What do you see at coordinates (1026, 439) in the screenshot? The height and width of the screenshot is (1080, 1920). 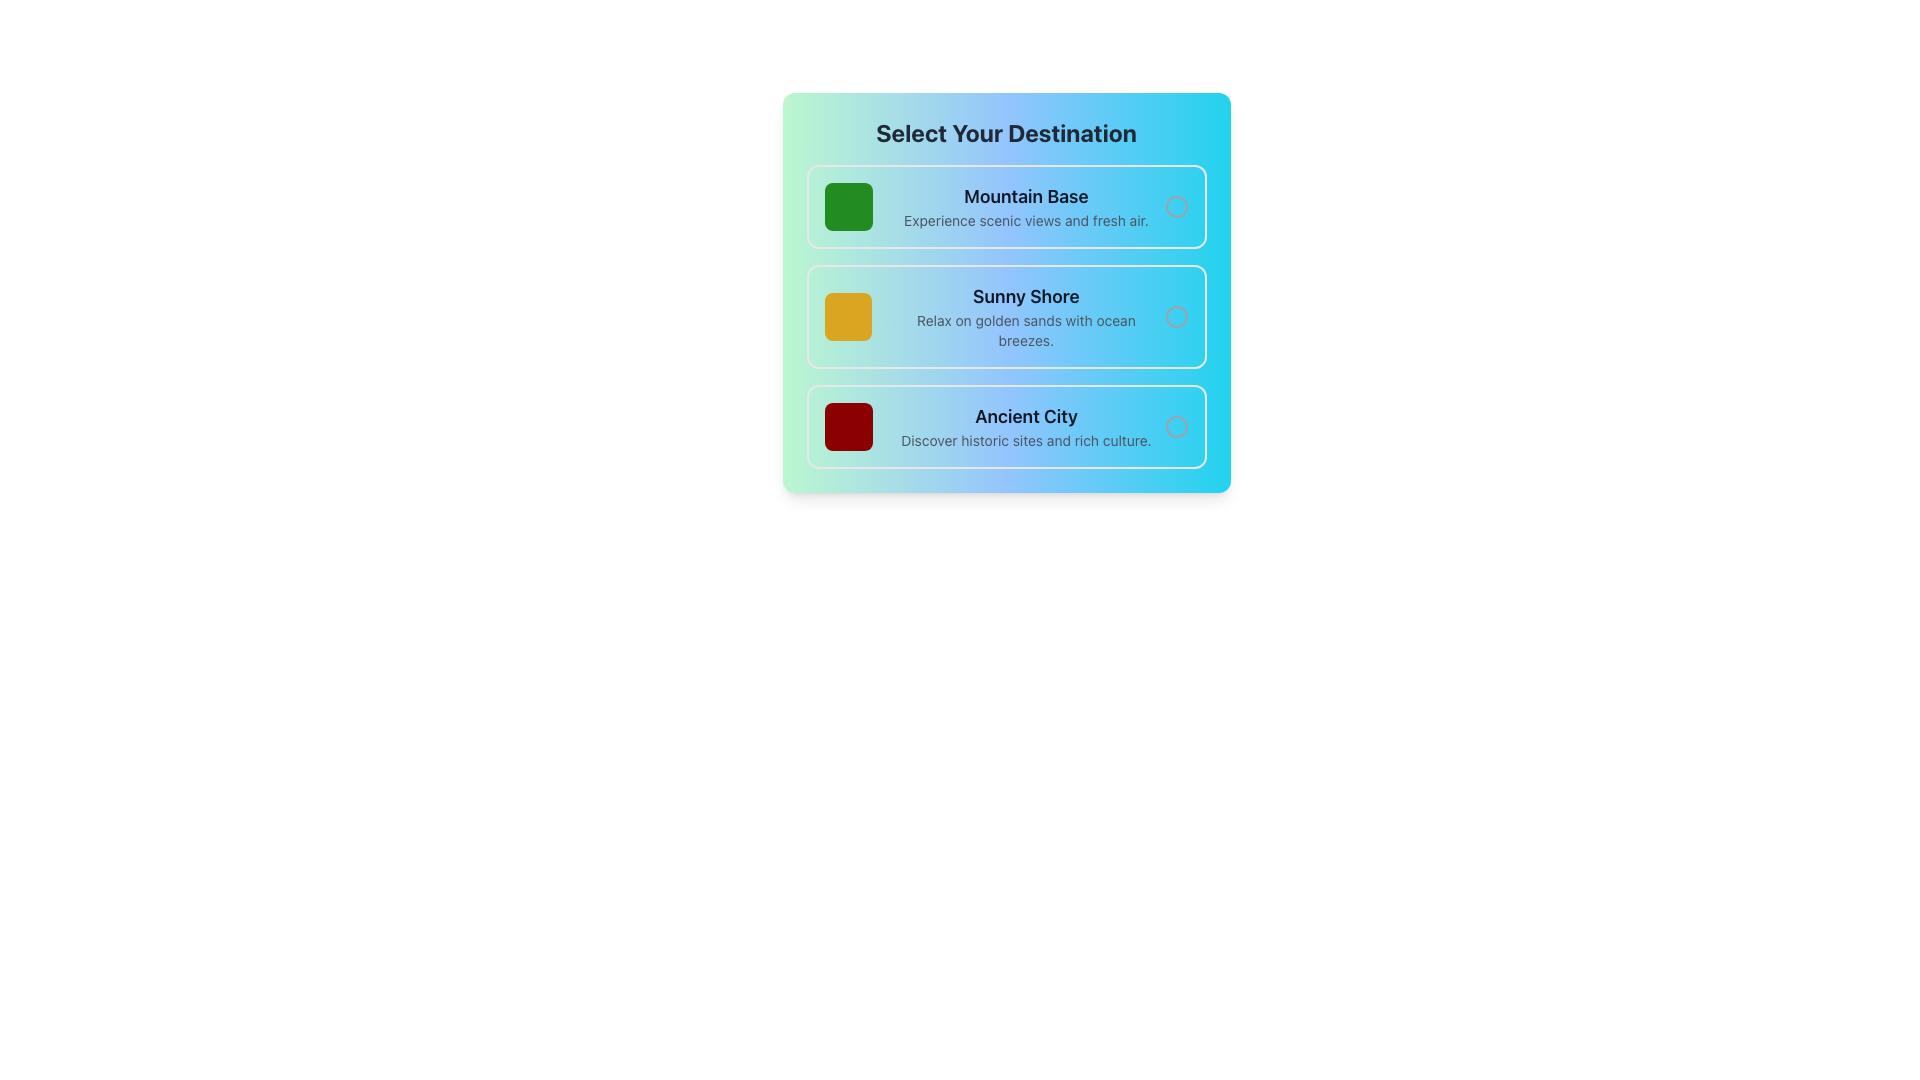 I see `static text element that displays the message 'Discover historic sites and rich culture.' located below the heading 'Ancient City.'` at bounding box center [1026, 439].